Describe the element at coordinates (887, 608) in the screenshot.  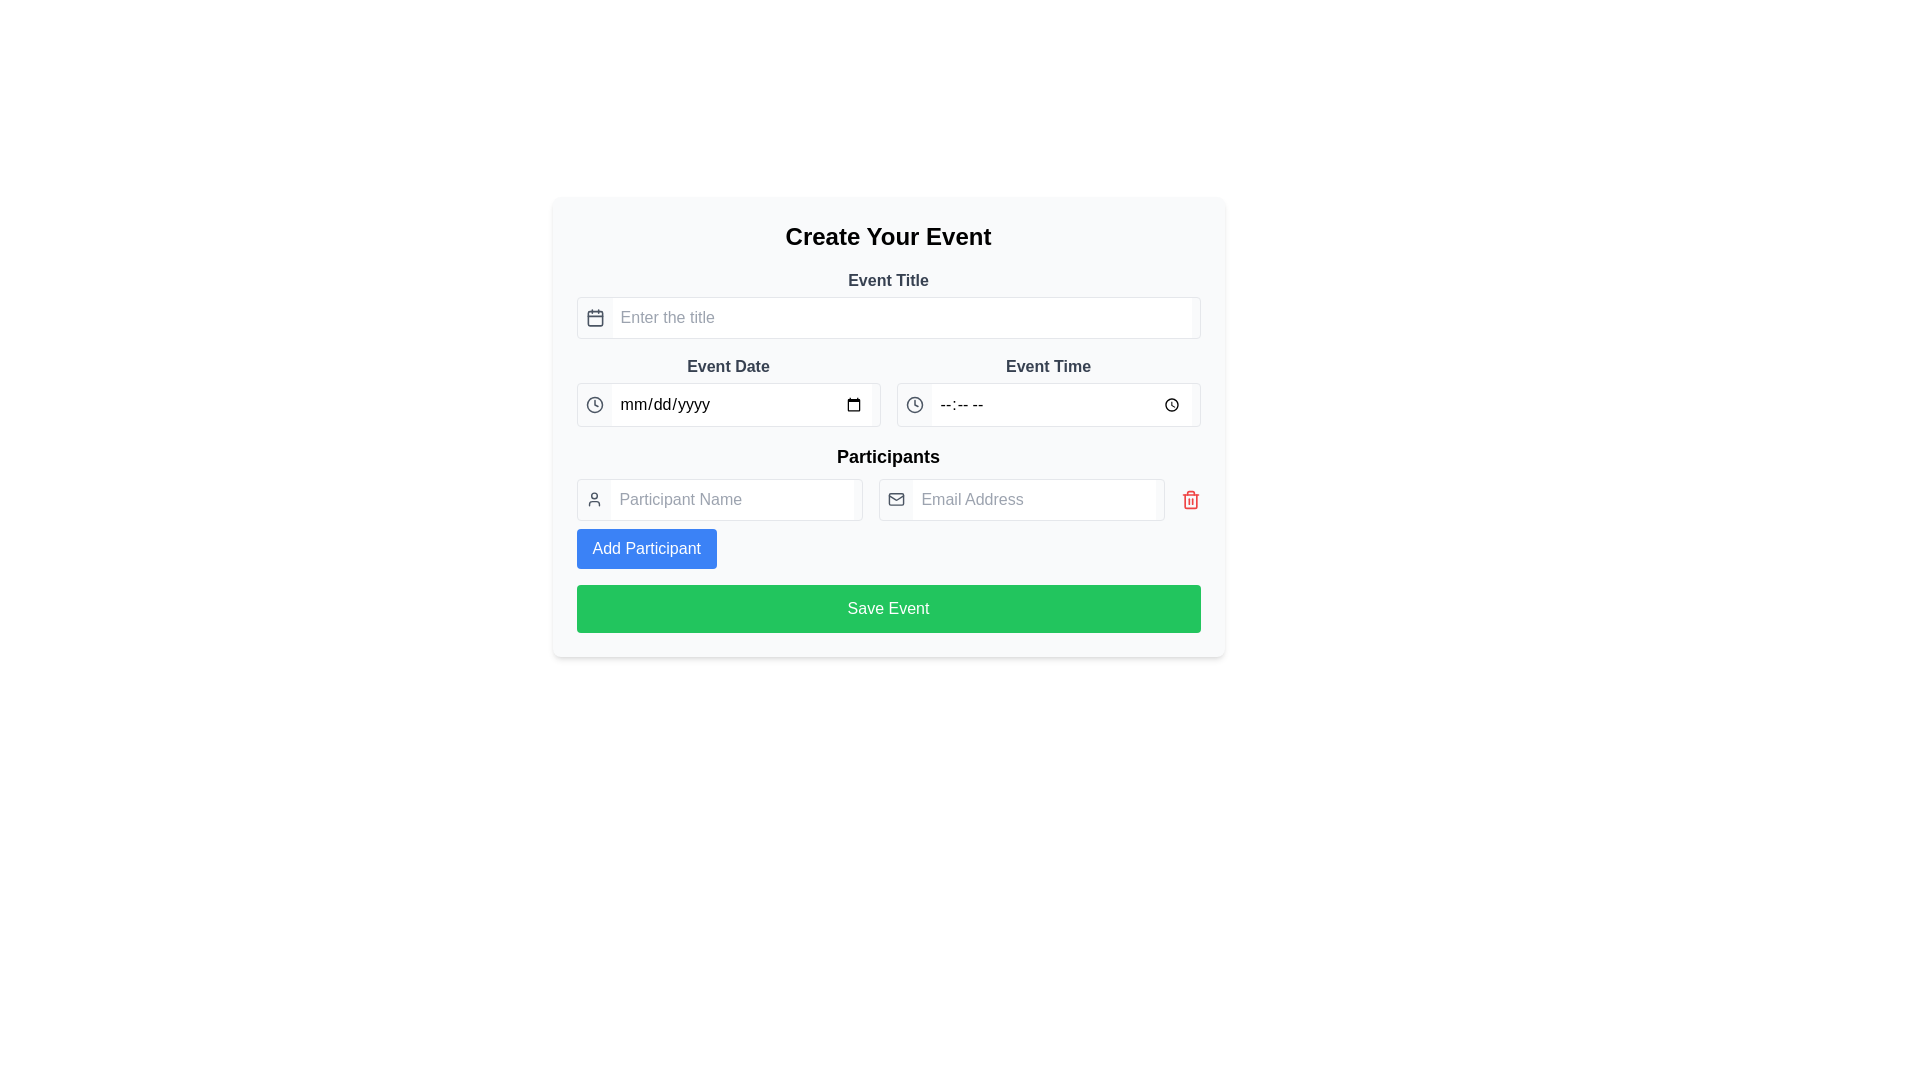
I see `the 'Save Event' button, which has a bright green background and white text, located at the bottom of the form layout` at that location.